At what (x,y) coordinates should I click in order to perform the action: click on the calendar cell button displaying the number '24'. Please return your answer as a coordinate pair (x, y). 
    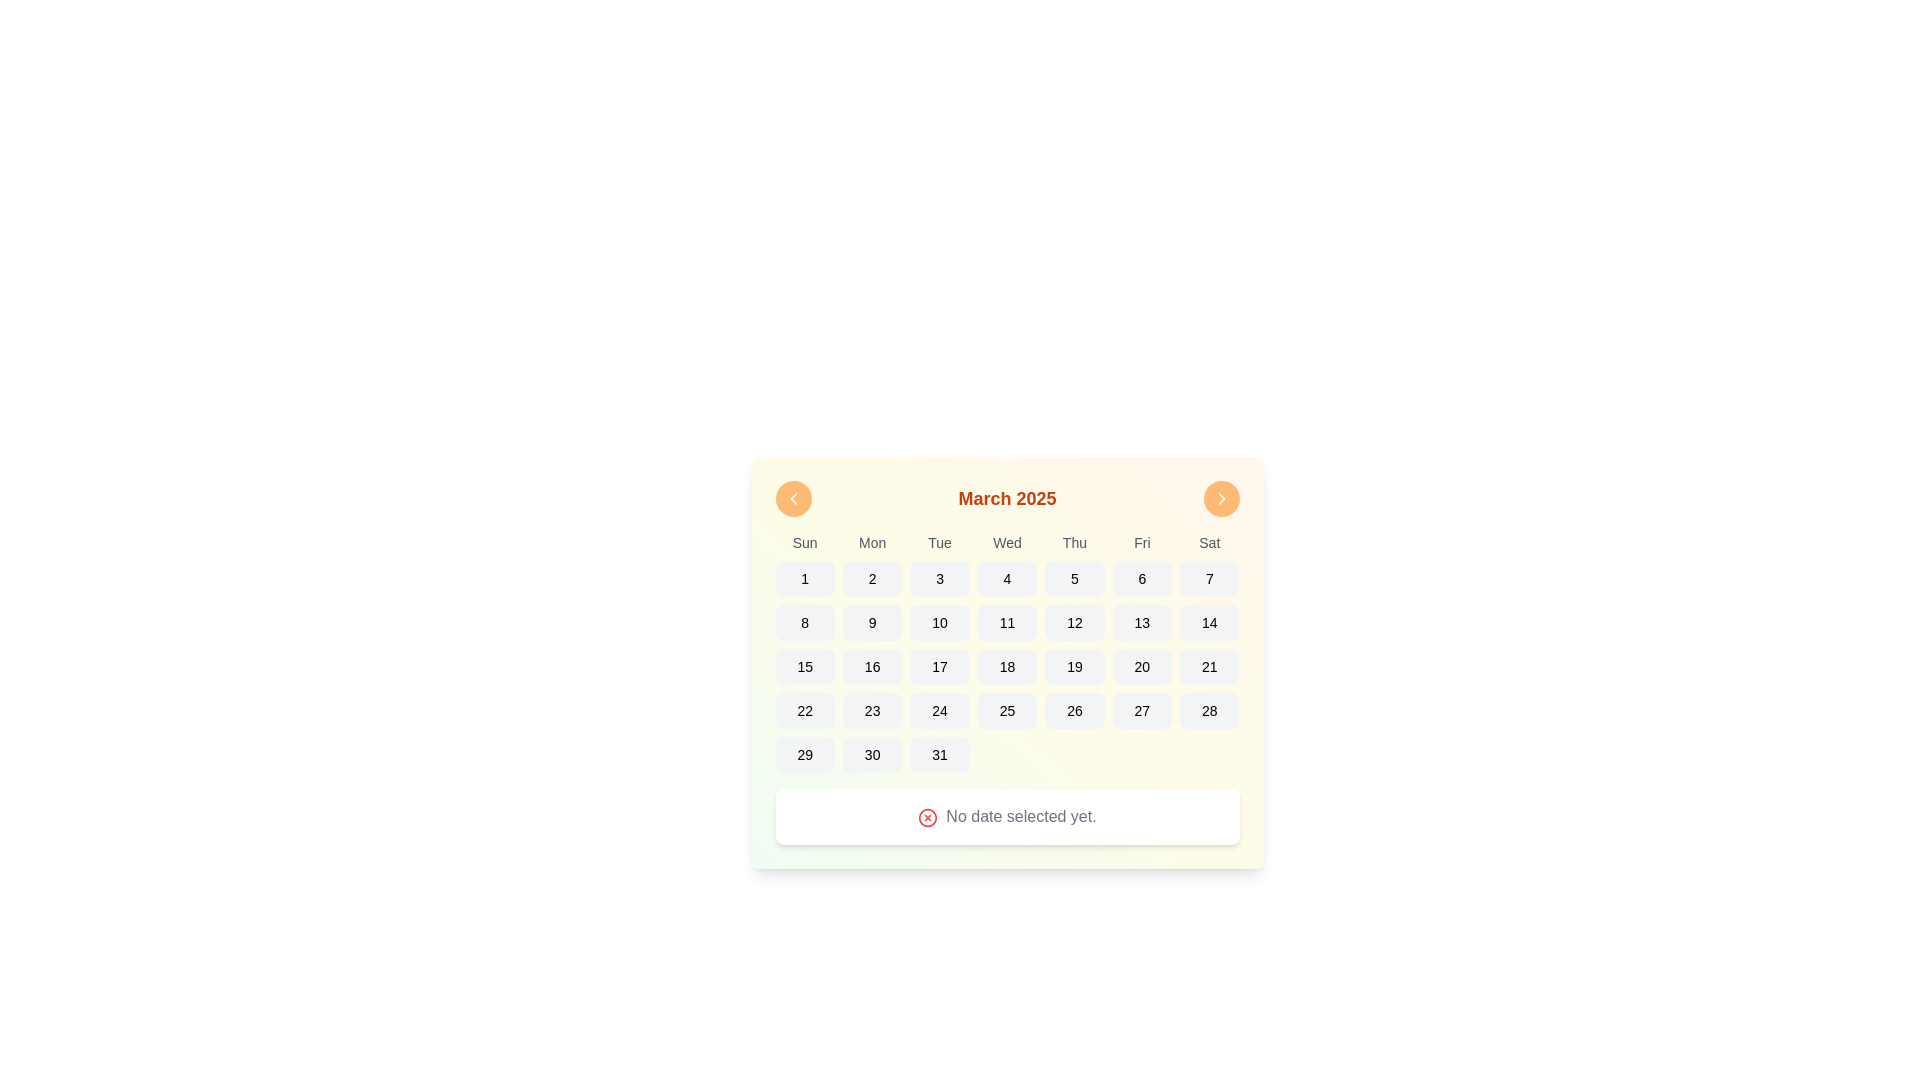
    Looking at the image, I should click on (939, 709).